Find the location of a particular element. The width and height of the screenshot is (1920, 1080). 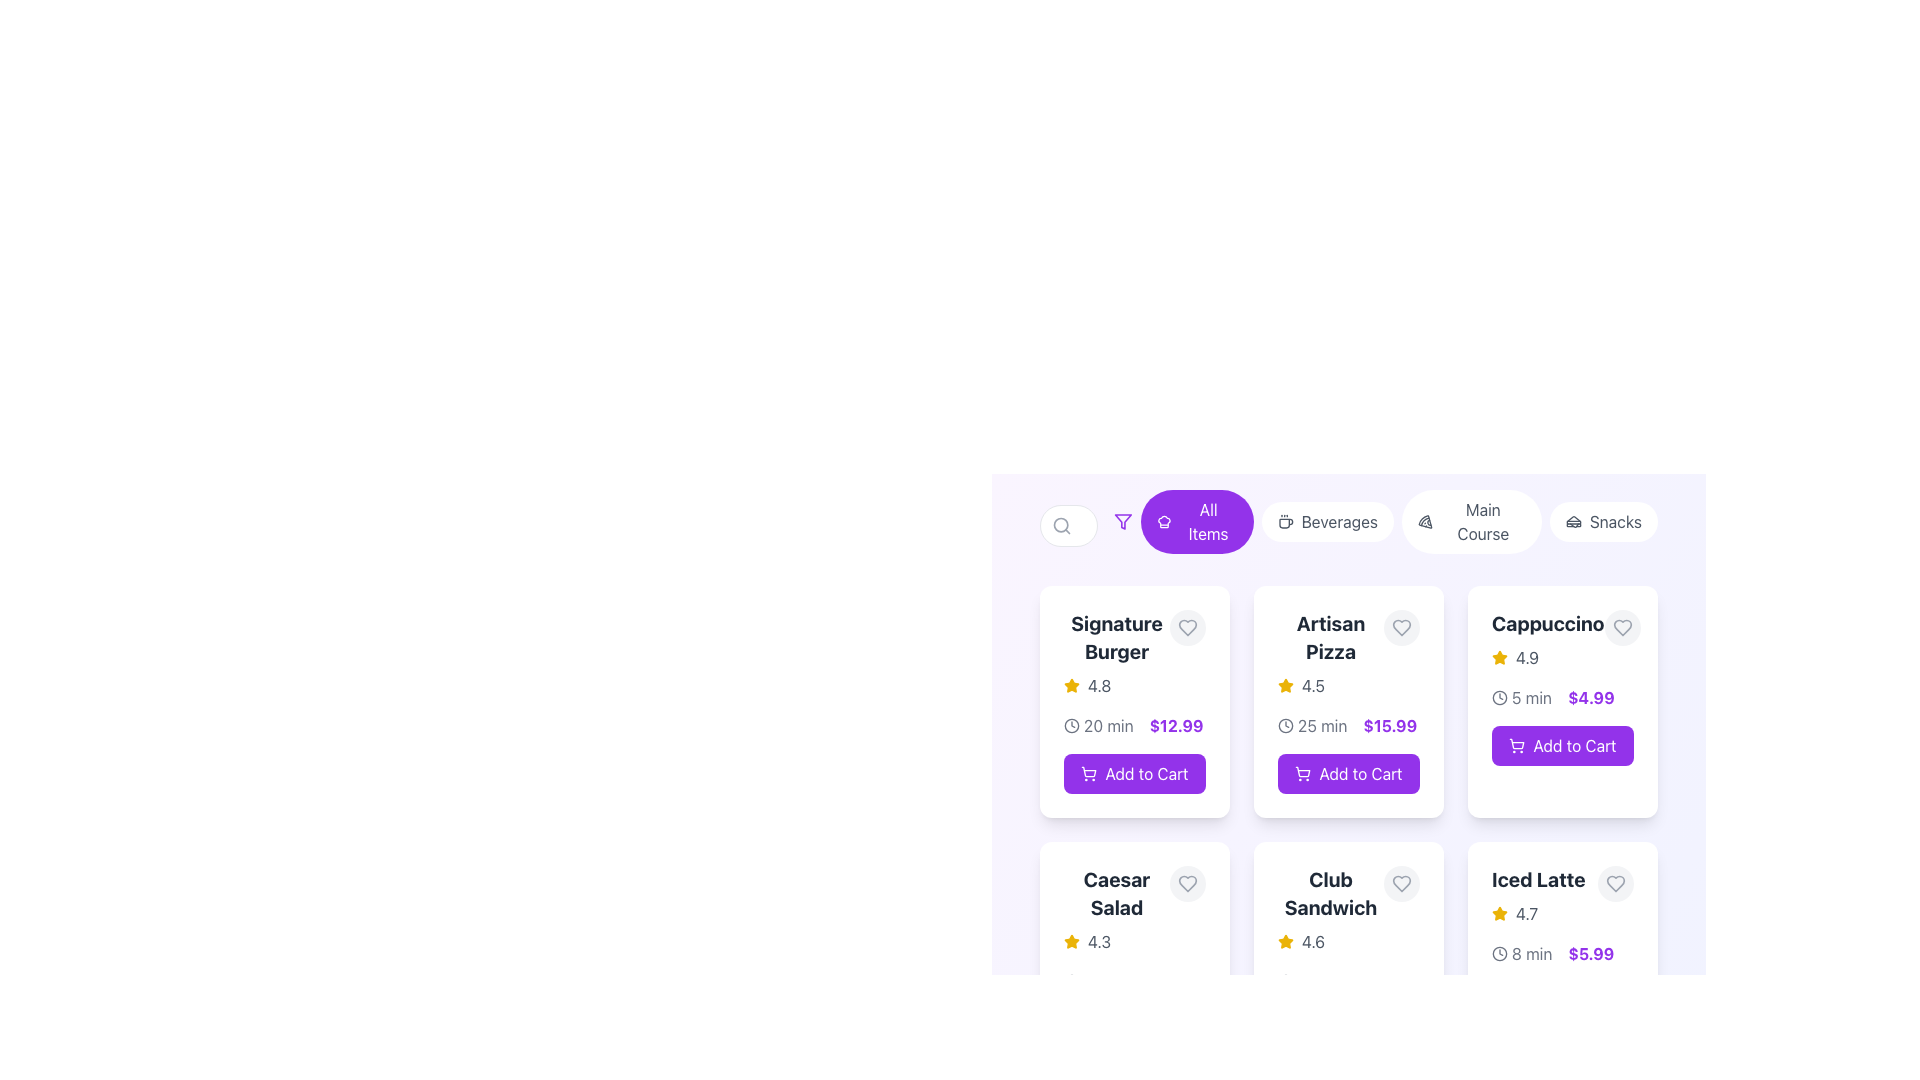

the clock icon indicating the time required for an action, located to the left of the text '8 min' within the lower portion of the 'Iced Latte' card is located at coordinates (1499, 952).